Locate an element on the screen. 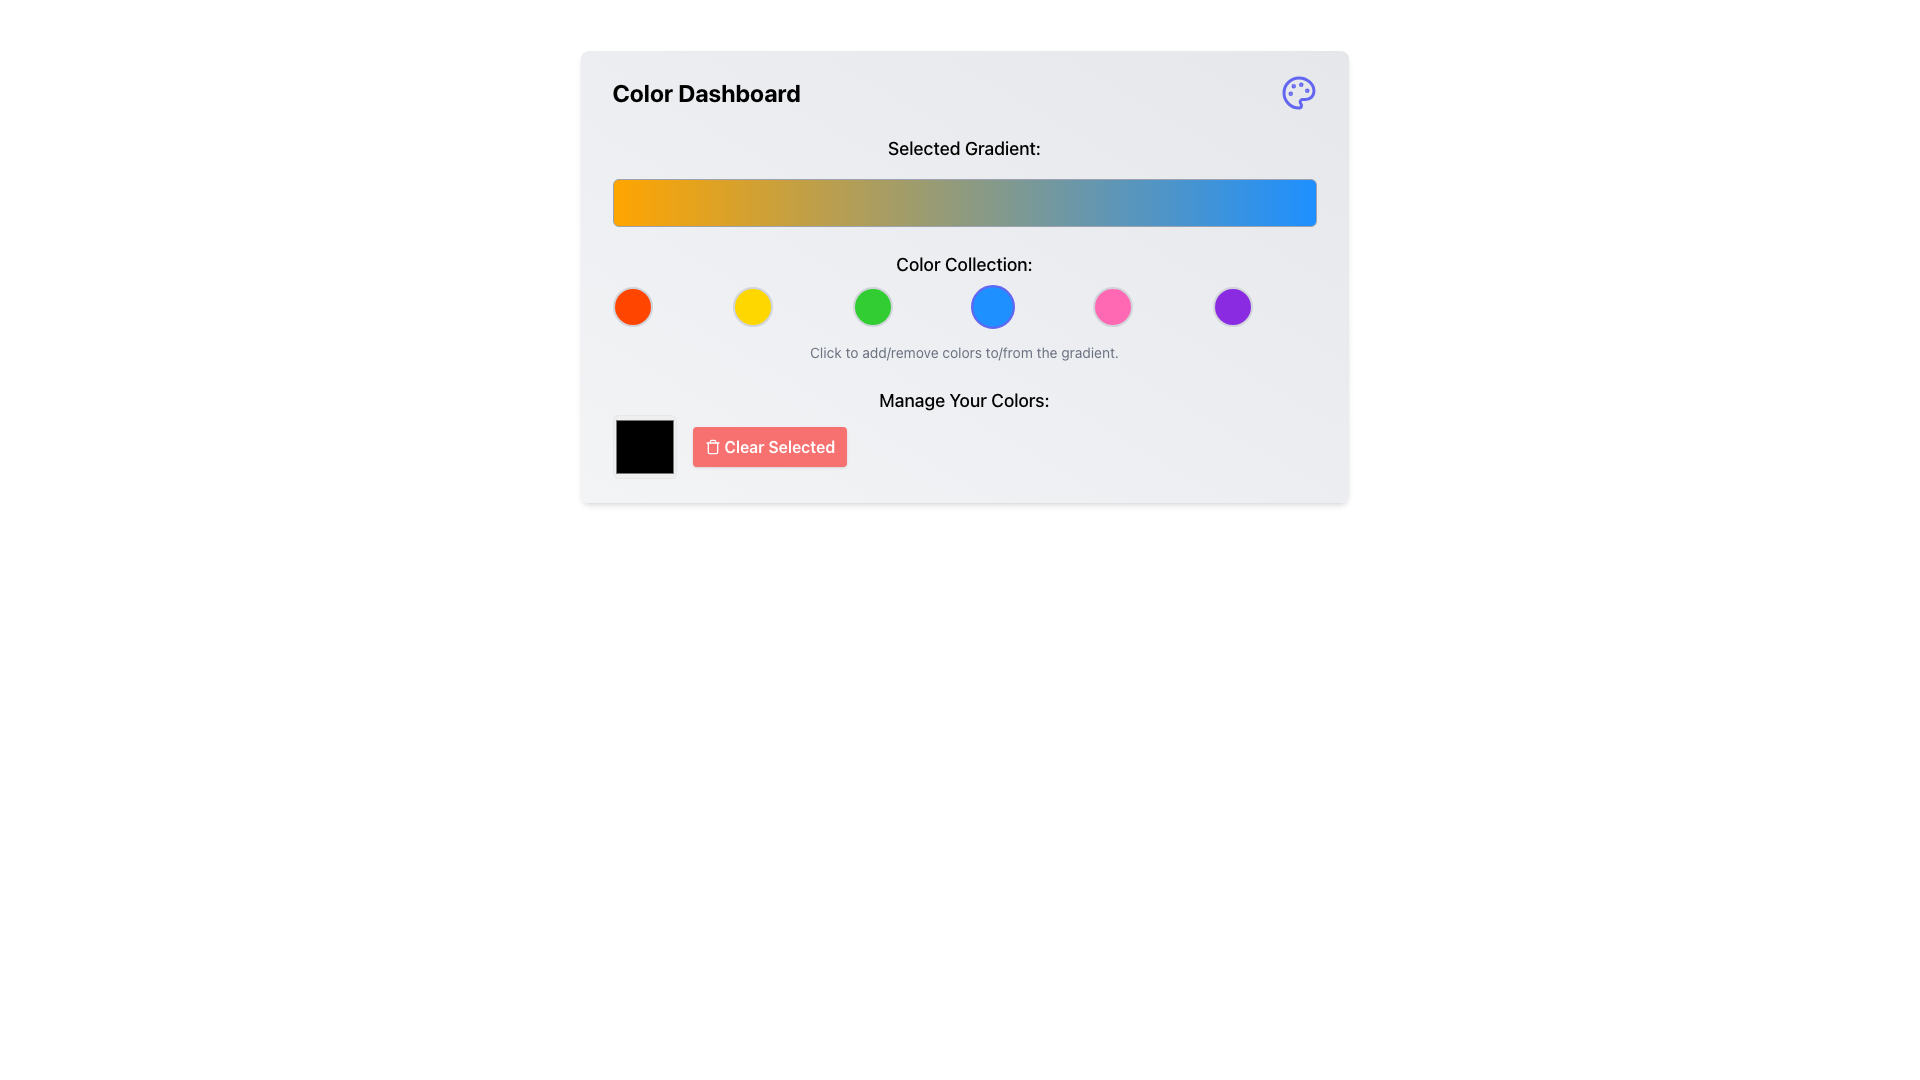 This screenshot has height=1080, width=1920. the Static Text element that serves as a label indicating the section for gradient display in the 'Color Dashboard', located above the gradient preview bar is located at coordinates (964, 148).